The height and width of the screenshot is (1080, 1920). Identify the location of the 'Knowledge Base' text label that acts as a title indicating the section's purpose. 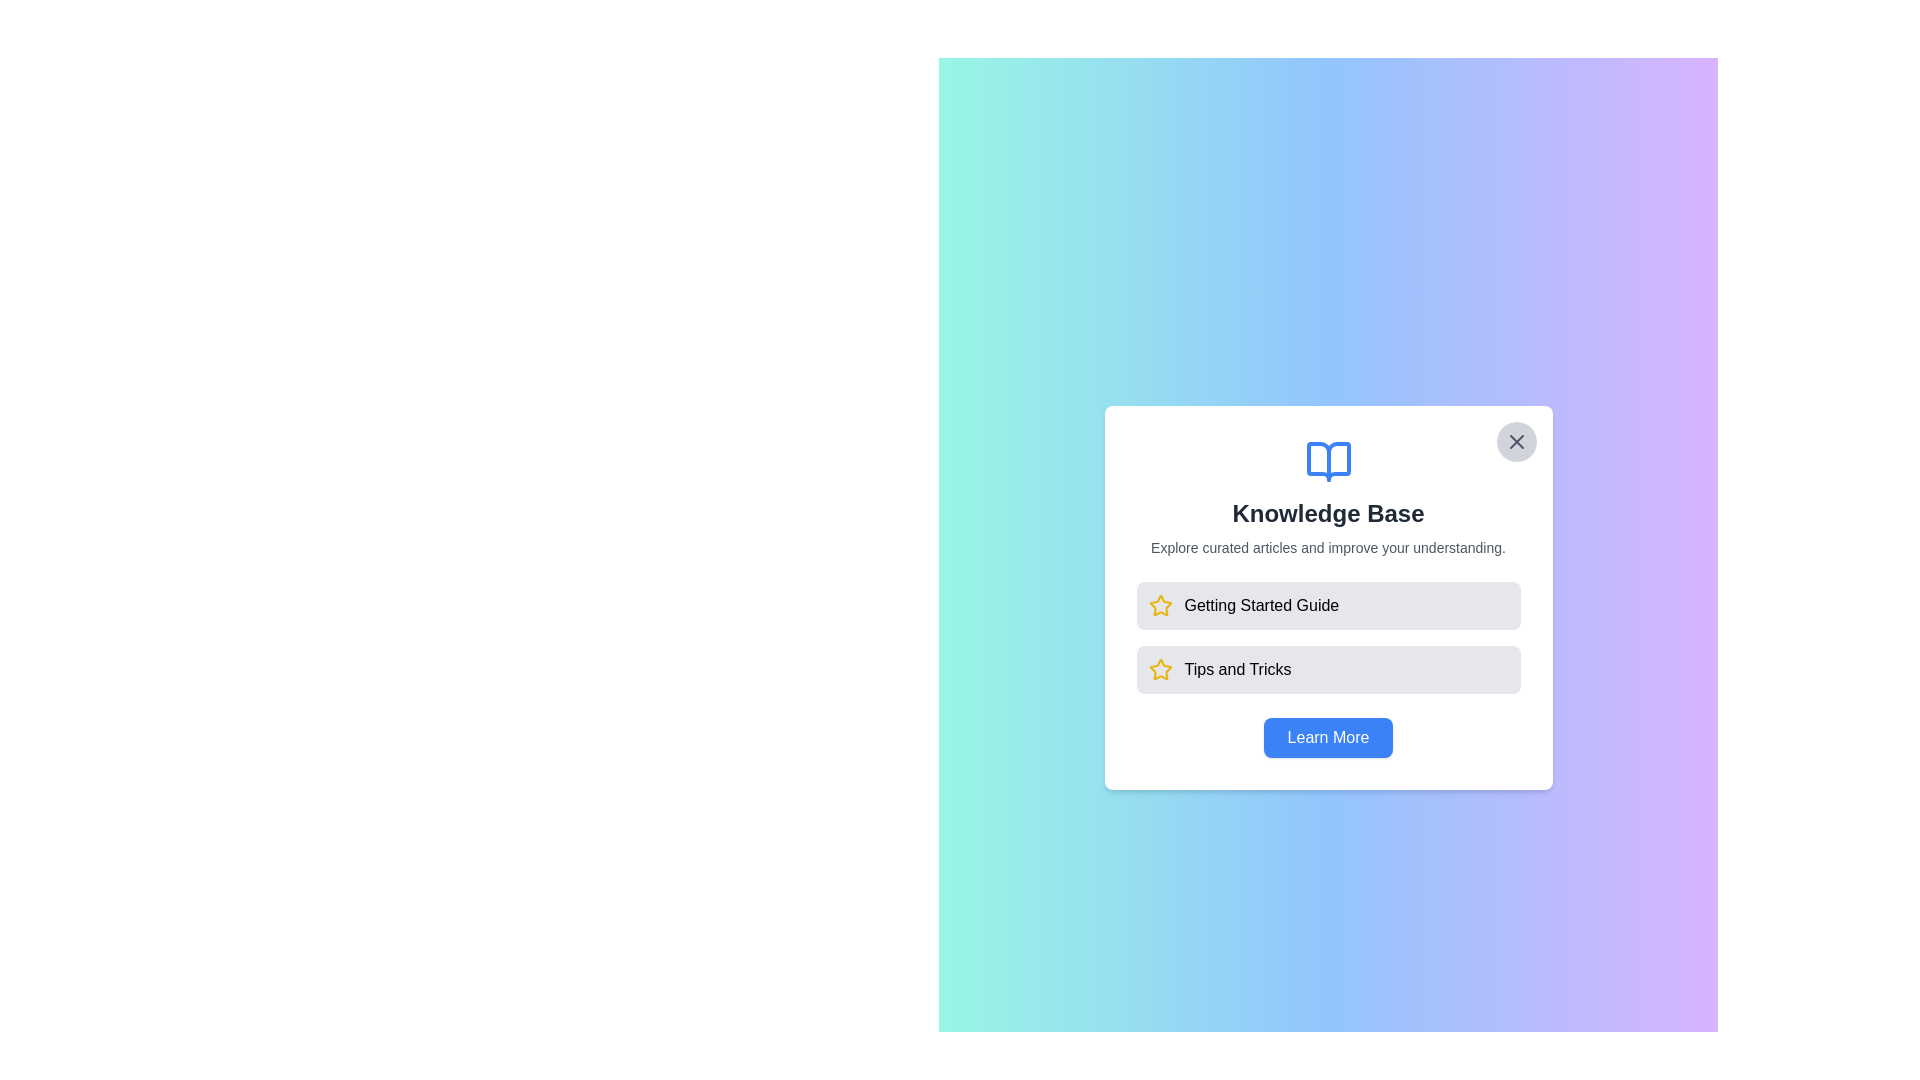
(1328, 512).